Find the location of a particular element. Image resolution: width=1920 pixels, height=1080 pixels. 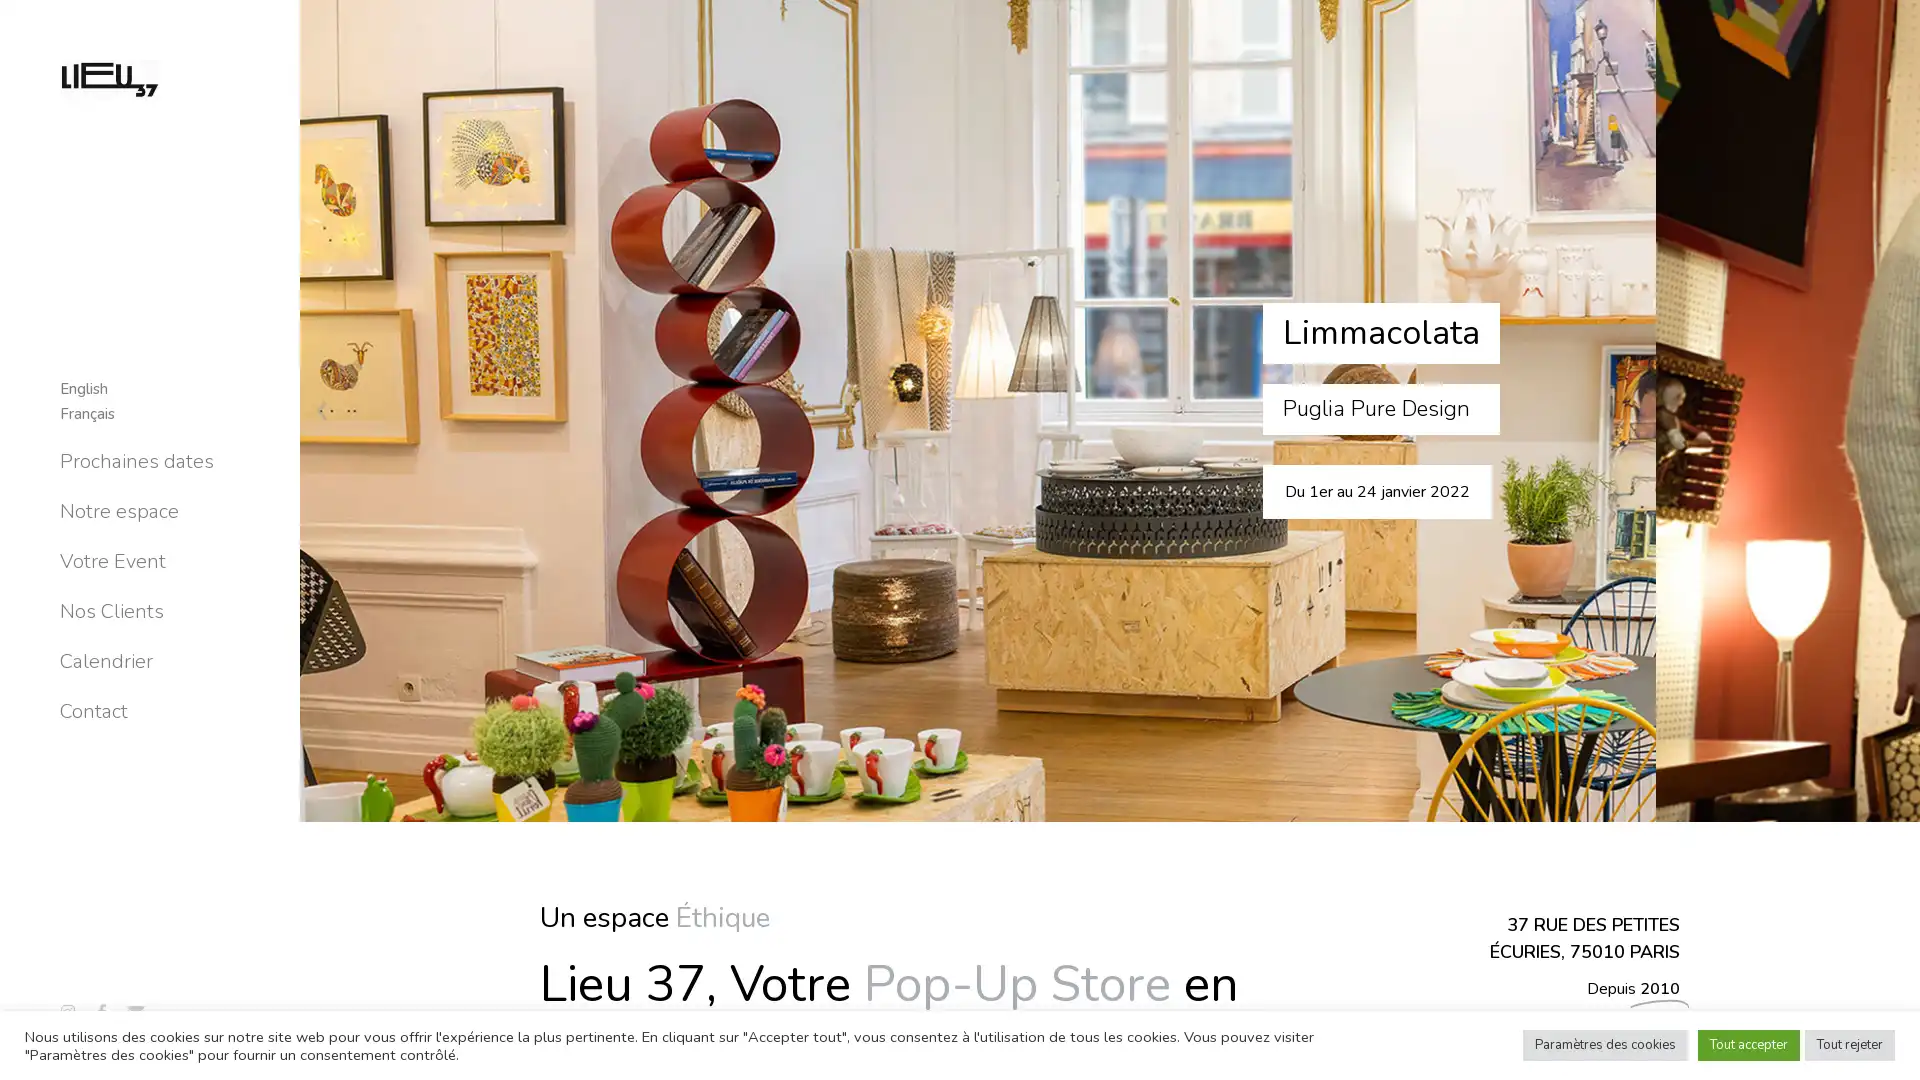

Tout accepter is located at coordinates (1747, 1044).